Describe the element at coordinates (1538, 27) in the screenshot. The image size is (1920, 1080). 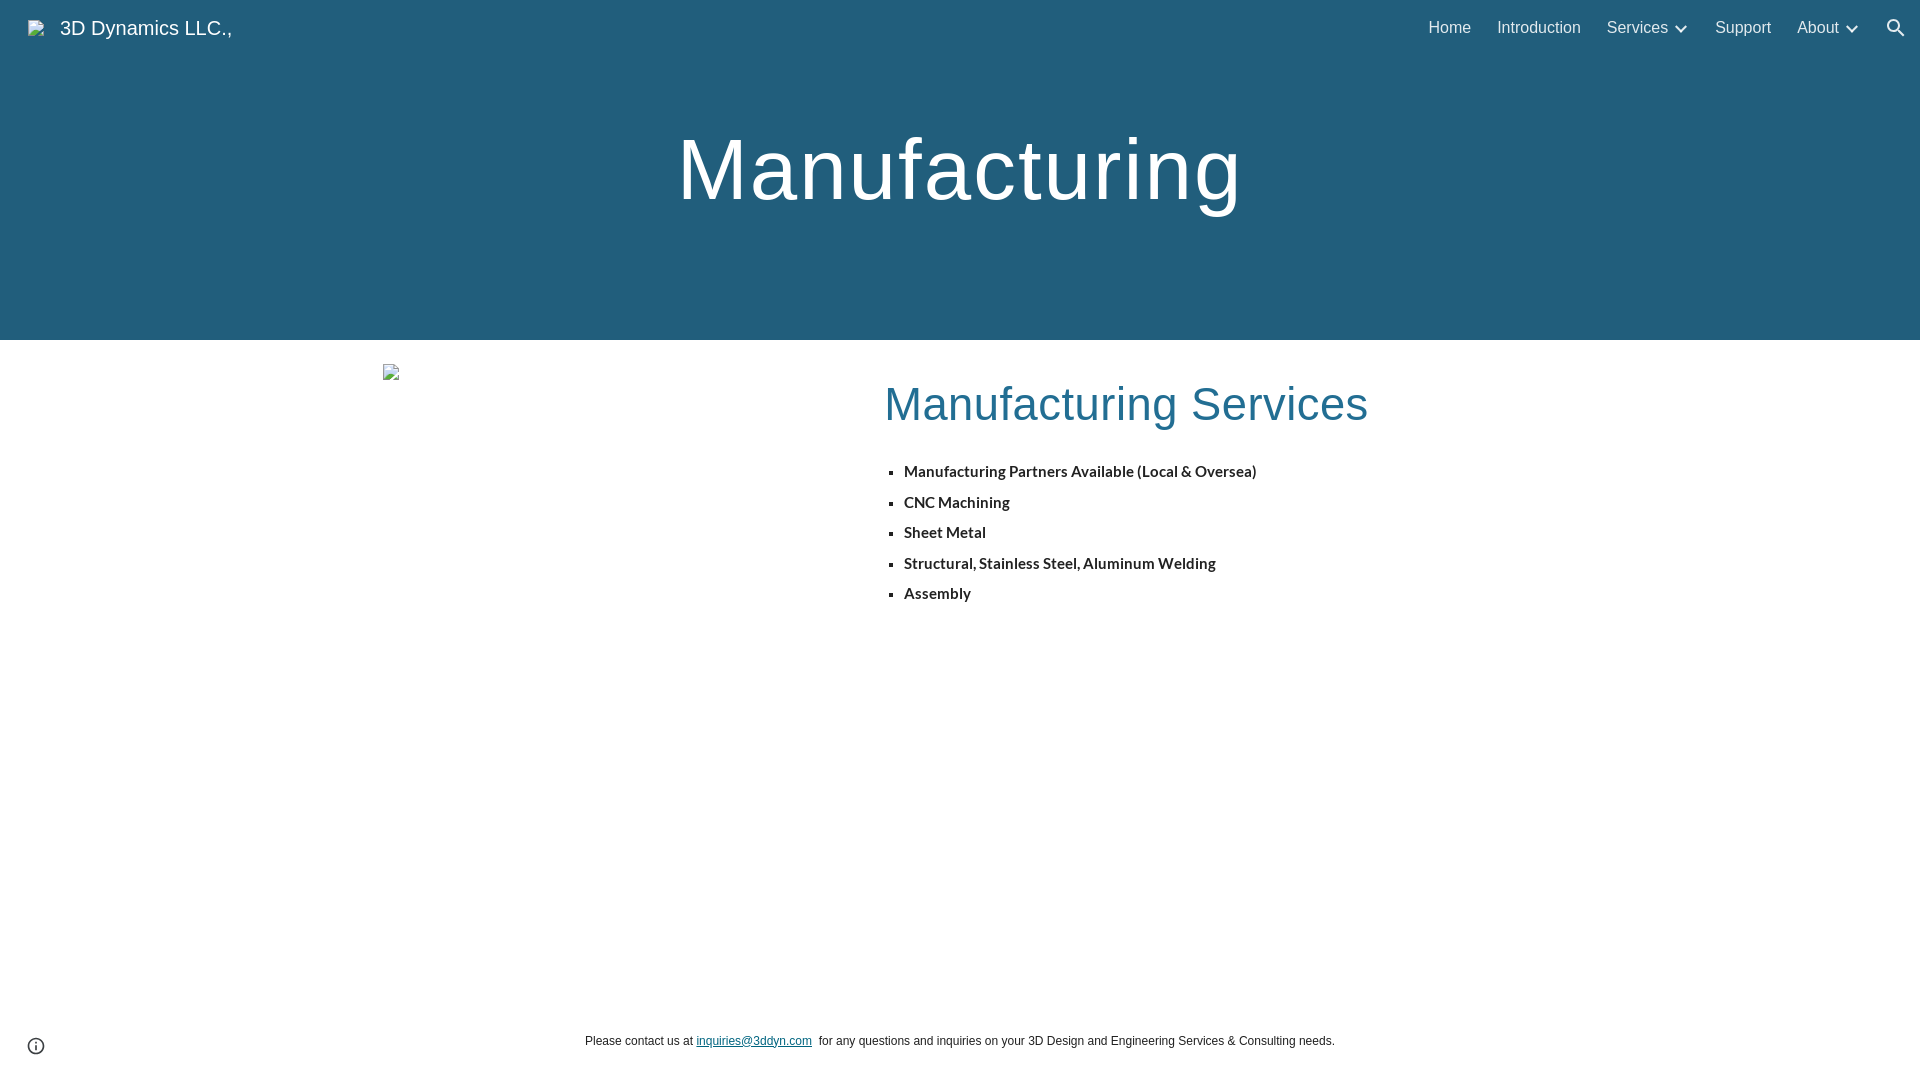
I see `'Introduction'` at that location.